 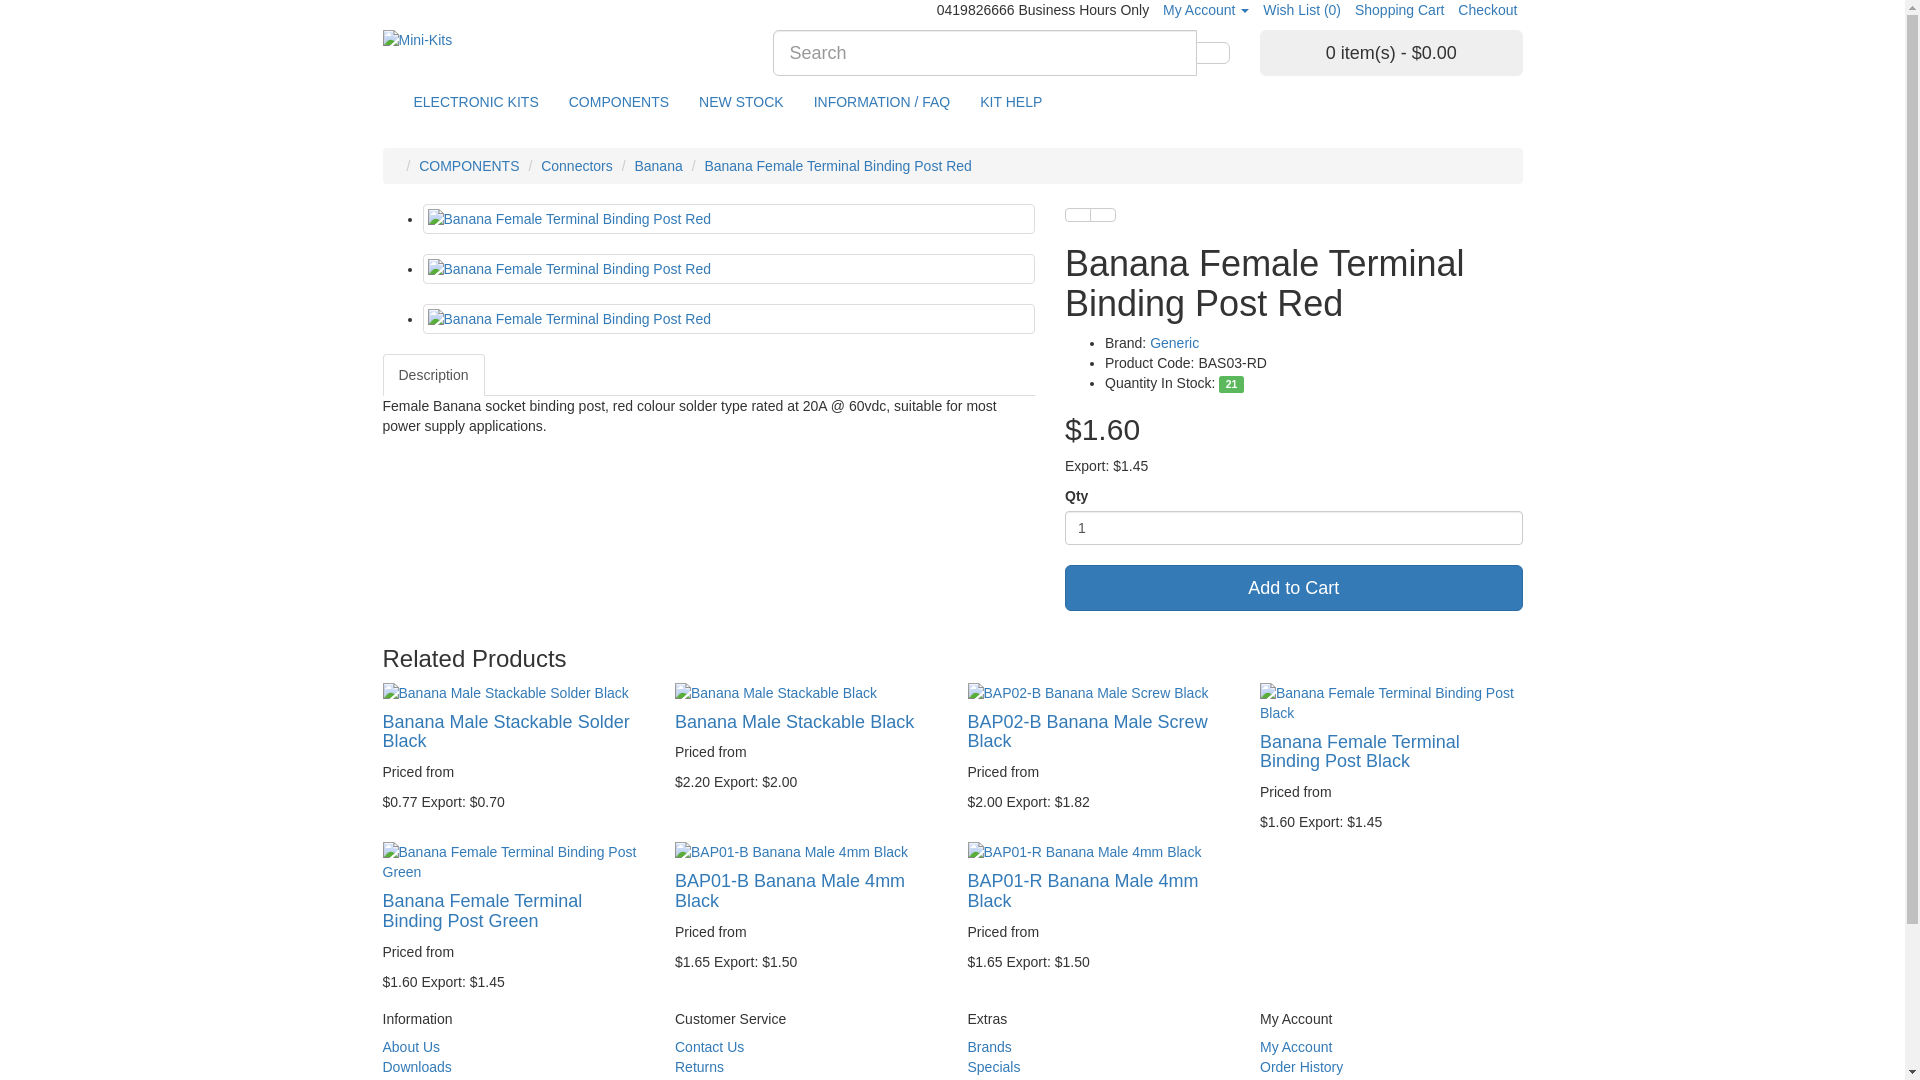 I want to click on 'ELECTRONIC KITS', so click(x=474, y=101).